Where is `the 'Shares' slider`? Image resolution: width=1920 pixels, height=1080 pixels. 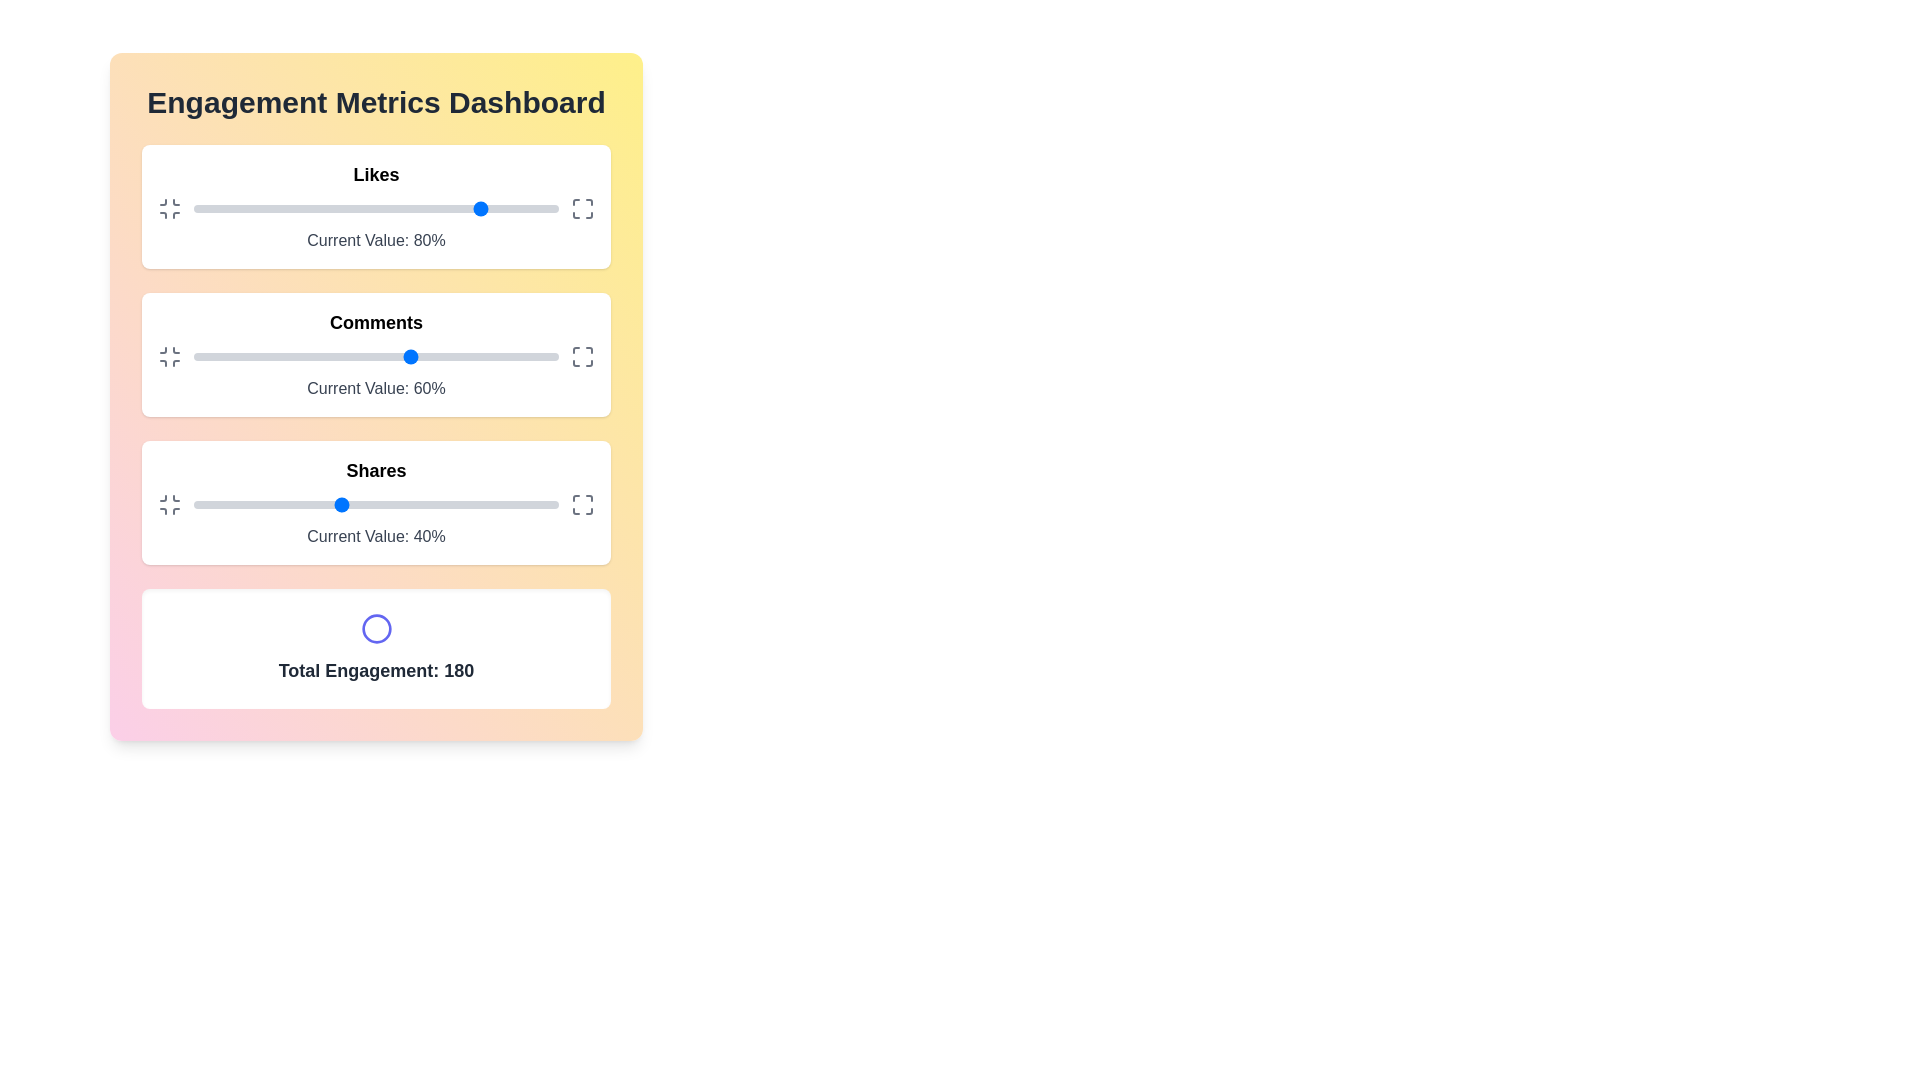 the 'Shares' slider is located at coordinates (529, 504).